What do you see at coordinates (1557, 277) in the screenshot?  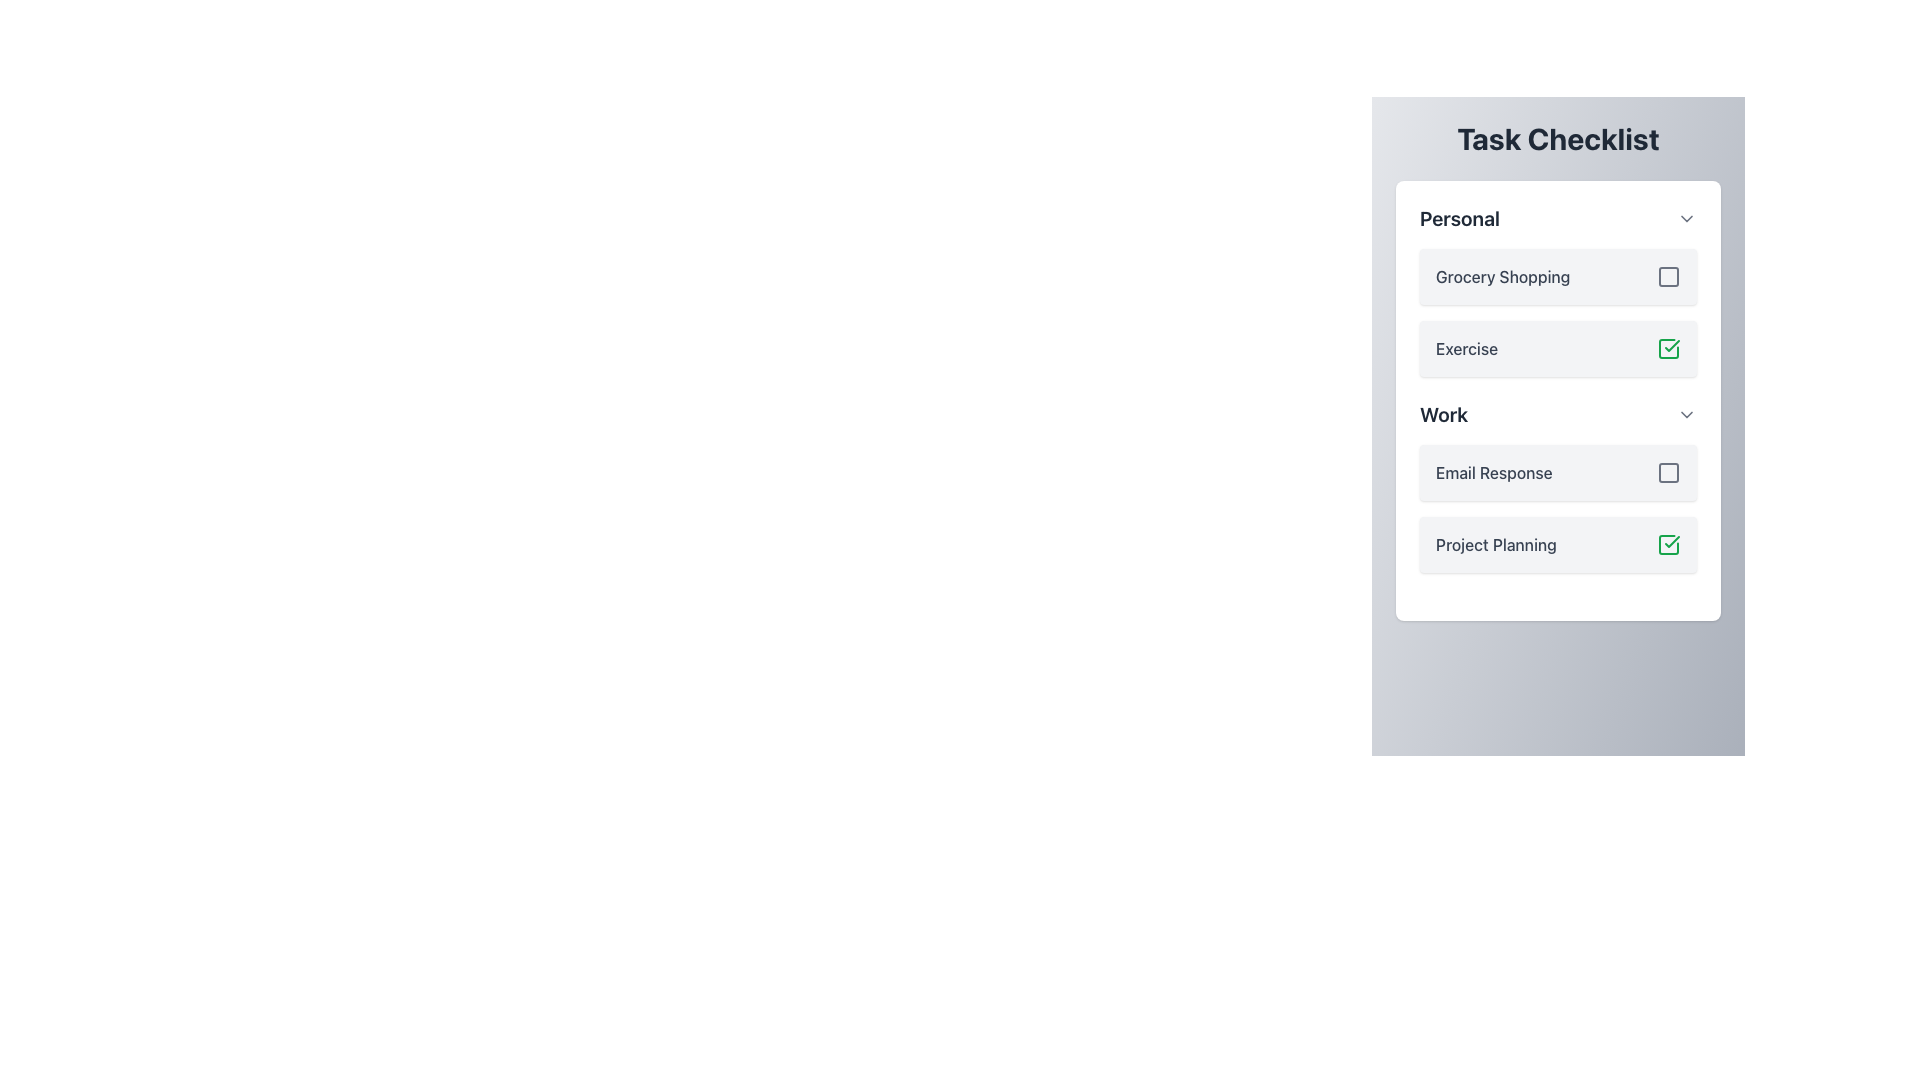 I see `the 'Grocery Shopping' checklist item` at bounding box center [1557, 277].